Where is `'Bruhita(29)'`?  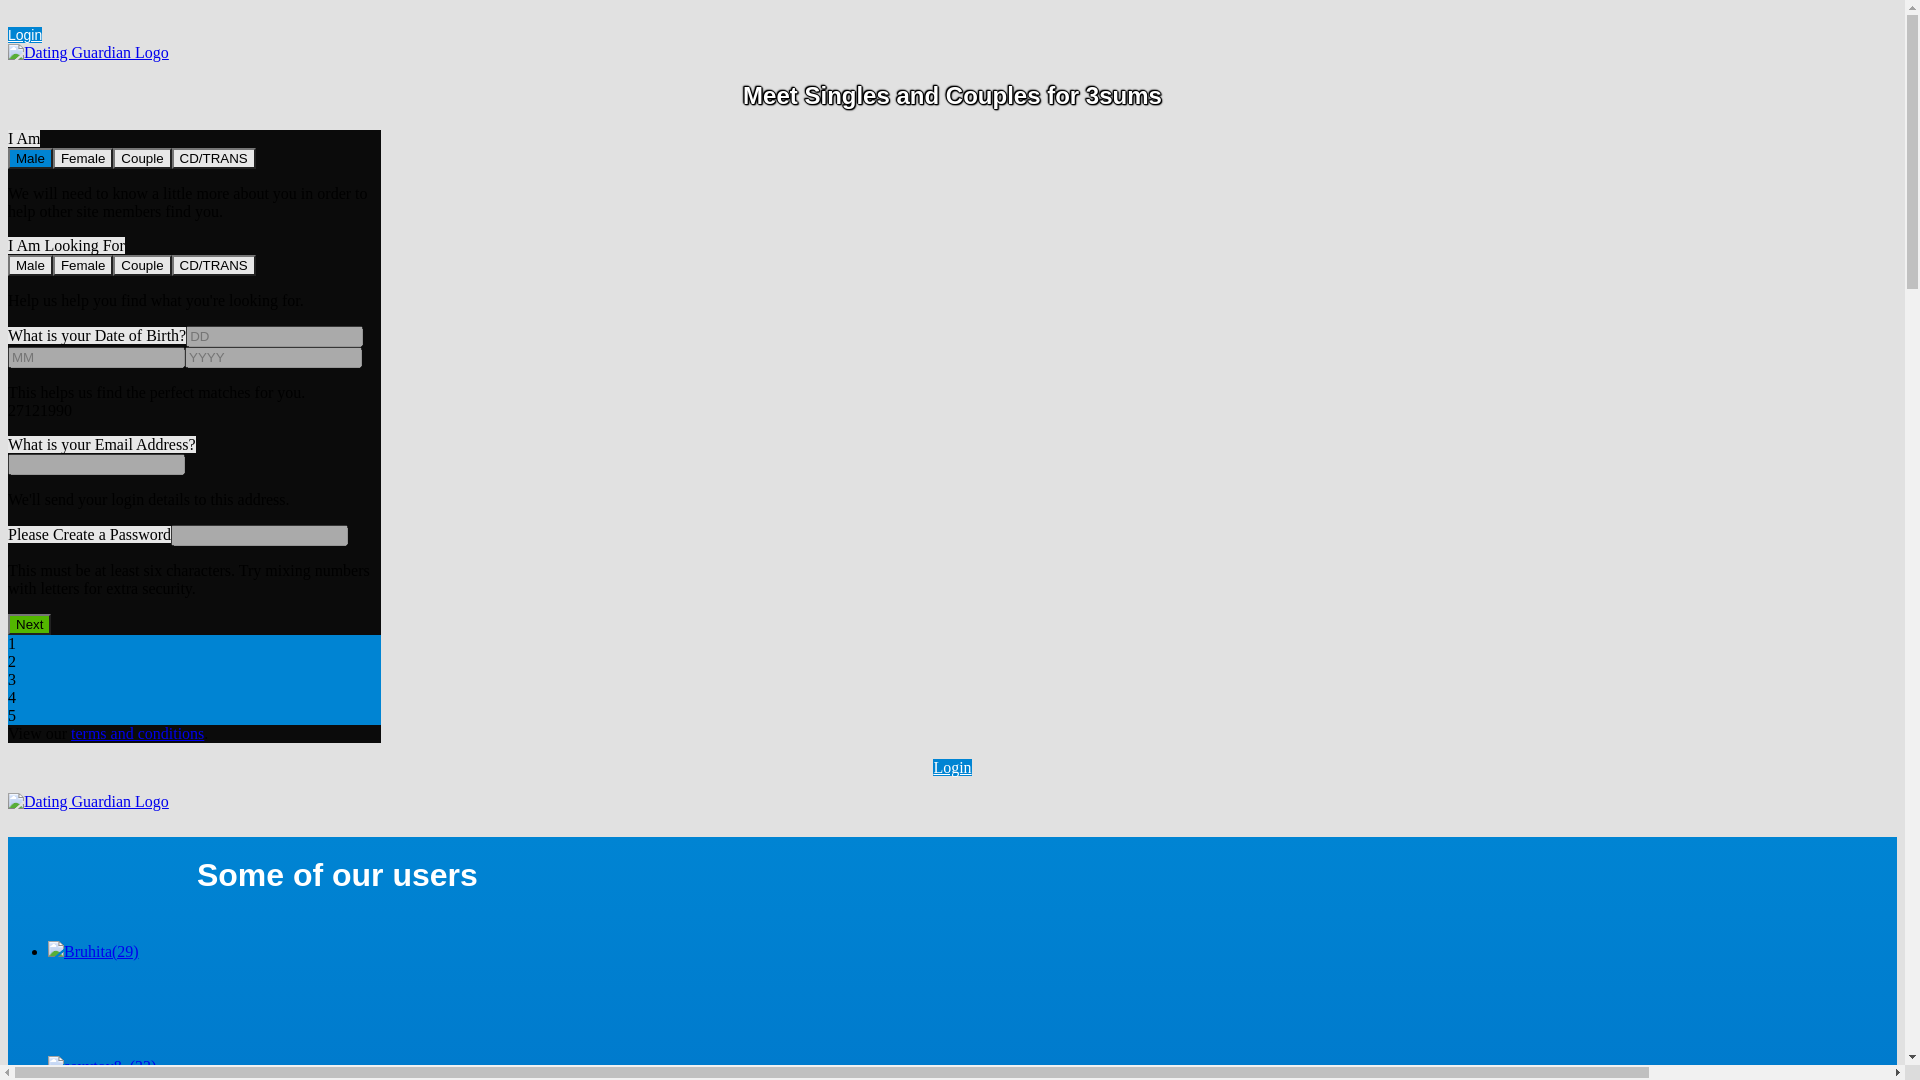 'Bruhita(29)' is located at coordinates (972, 951).